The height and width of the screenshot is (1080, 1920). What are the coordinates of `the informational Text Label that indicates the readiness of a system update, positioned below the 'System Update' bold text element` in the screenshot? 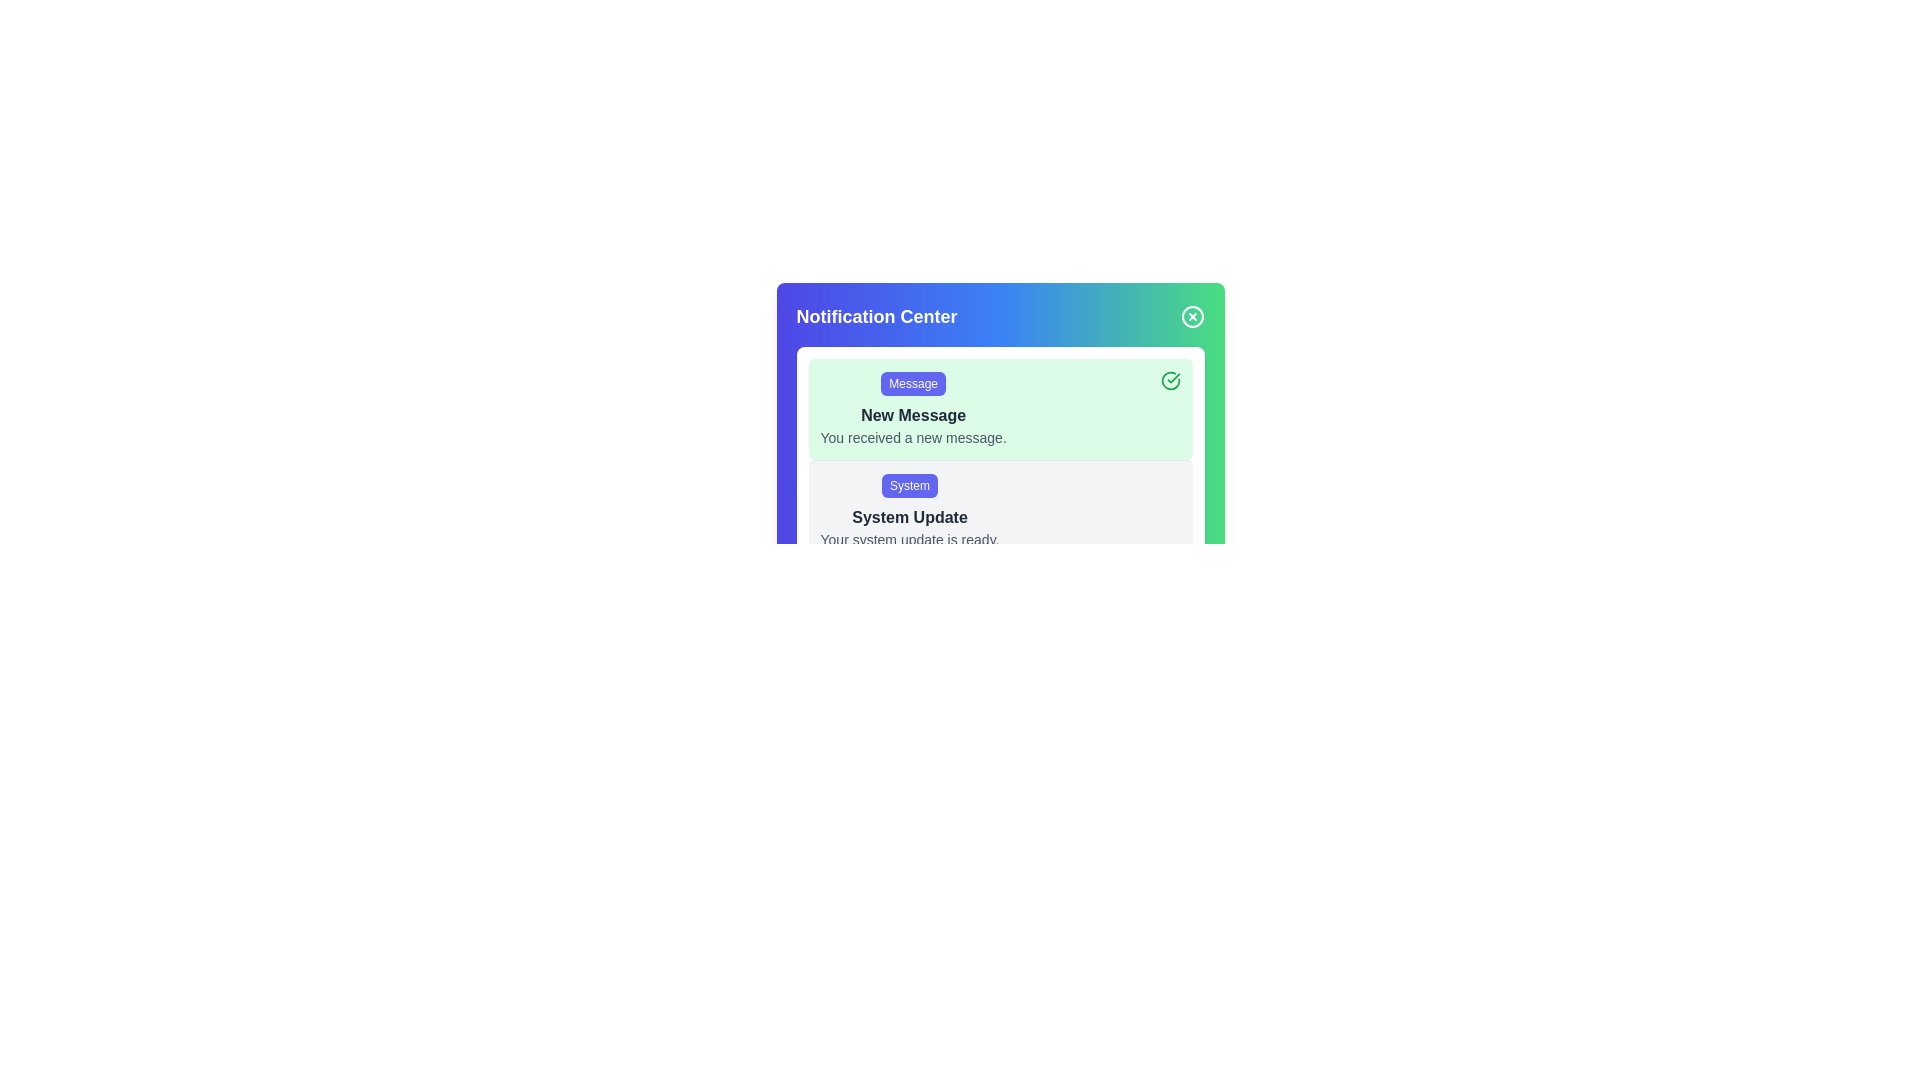 It's located at (909, 540).